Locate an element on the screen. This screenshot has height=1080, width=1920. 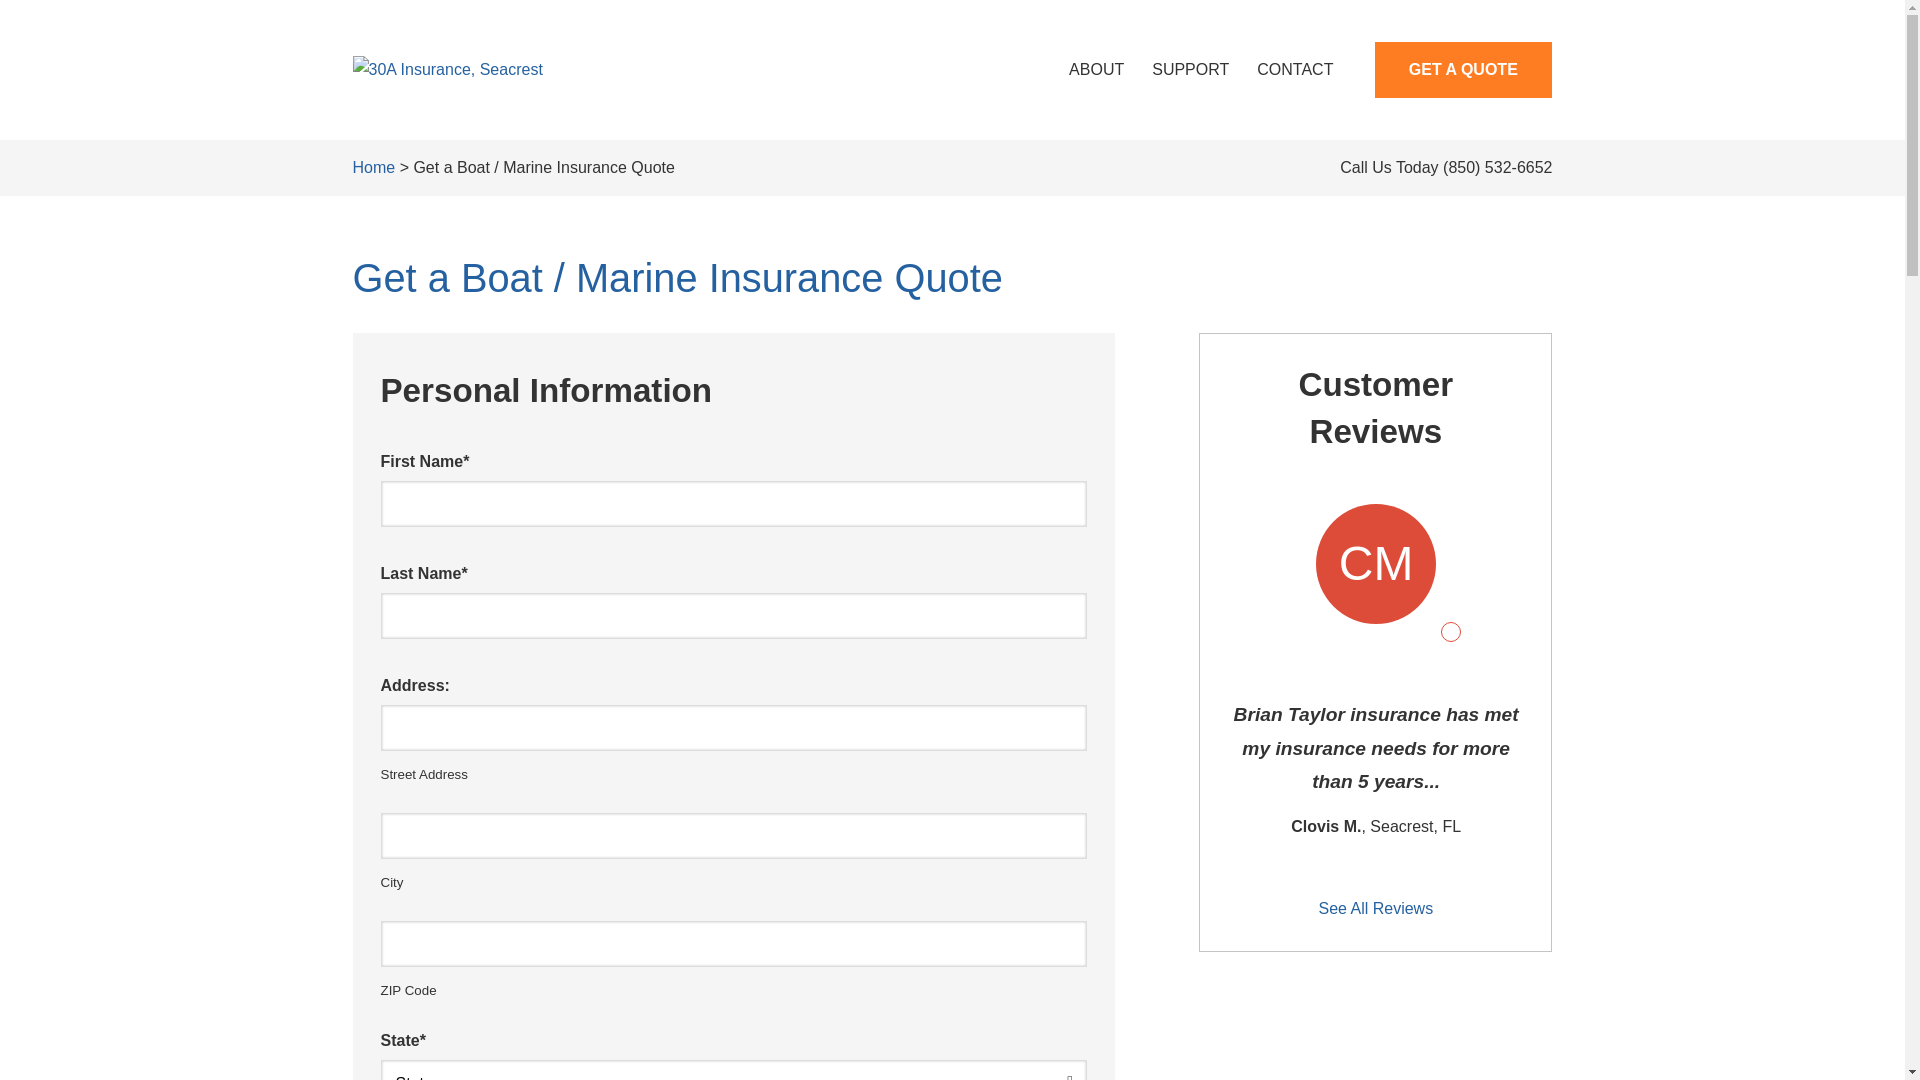
'ABOUT' is located at coordinates (1095, 68).